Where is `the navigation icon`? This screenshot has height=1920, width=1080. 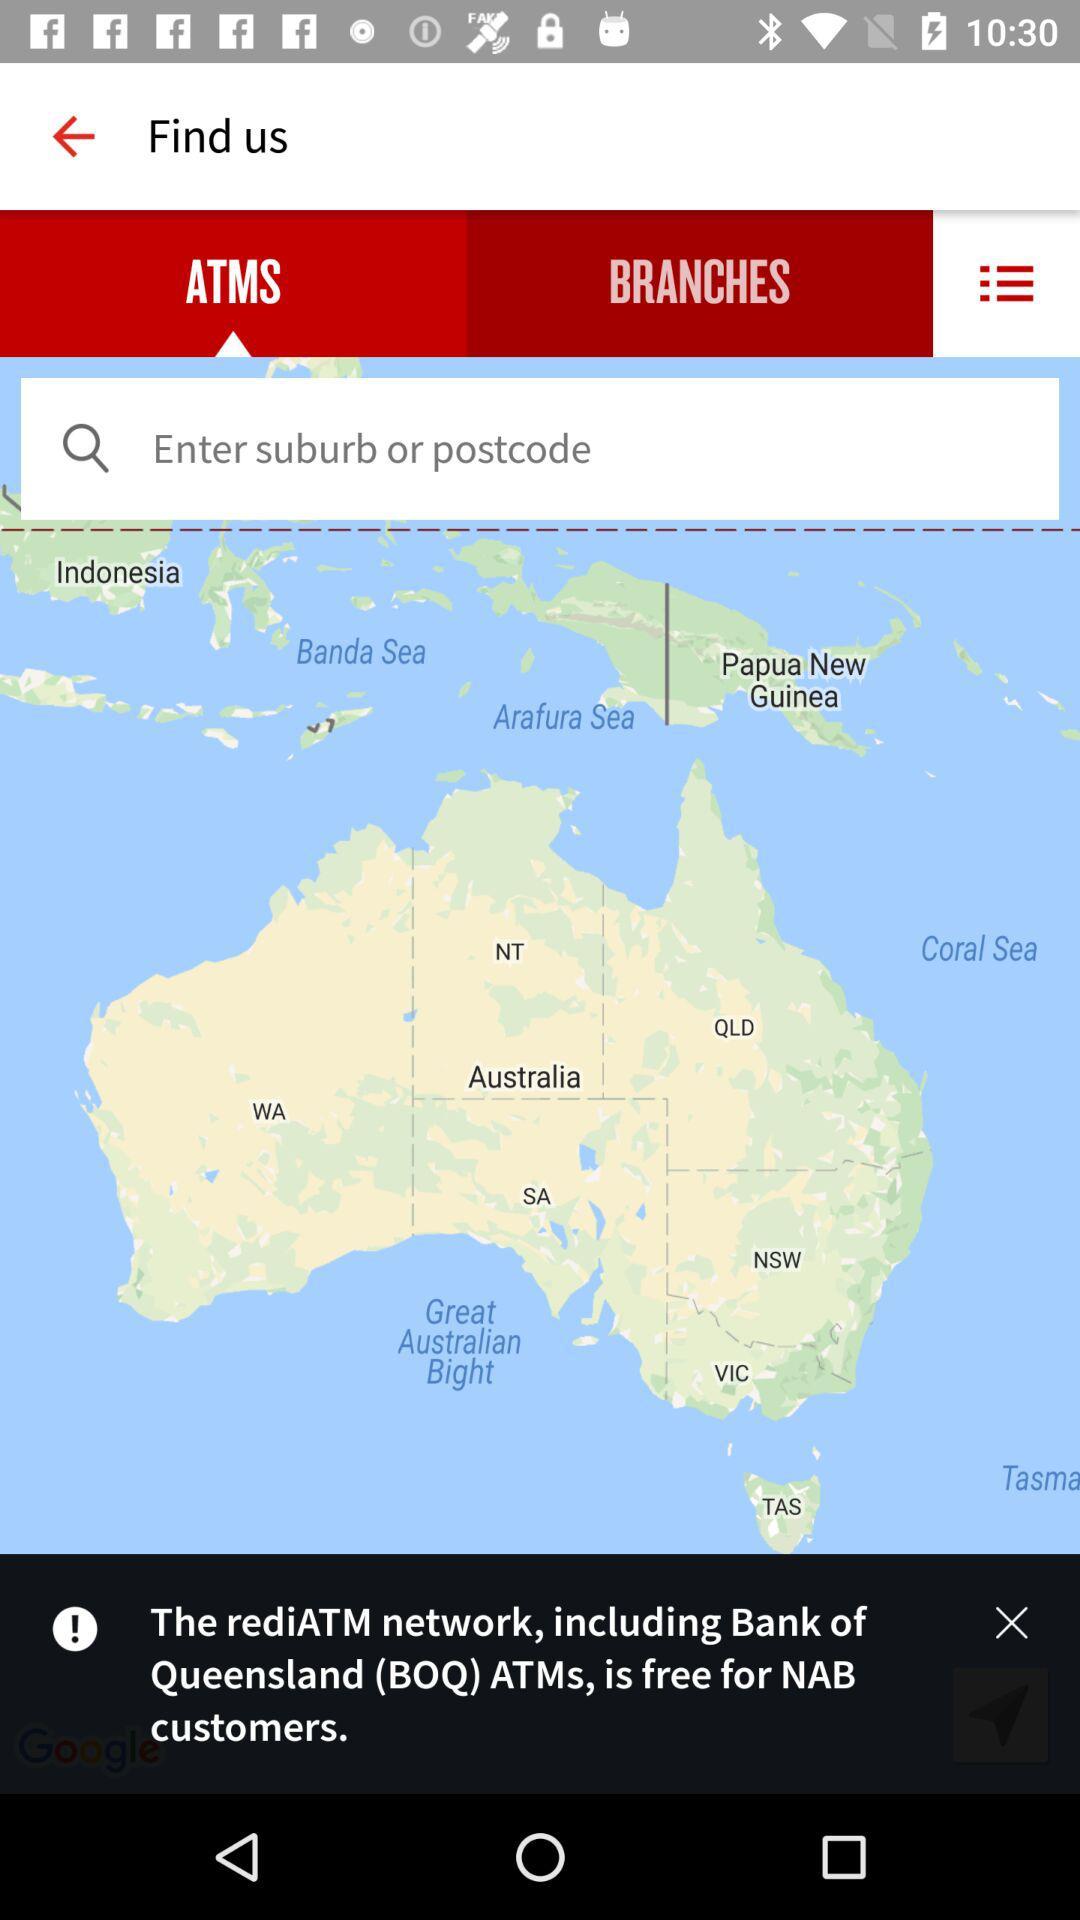
the navigation icon is located at coordinates (1003, 1716).